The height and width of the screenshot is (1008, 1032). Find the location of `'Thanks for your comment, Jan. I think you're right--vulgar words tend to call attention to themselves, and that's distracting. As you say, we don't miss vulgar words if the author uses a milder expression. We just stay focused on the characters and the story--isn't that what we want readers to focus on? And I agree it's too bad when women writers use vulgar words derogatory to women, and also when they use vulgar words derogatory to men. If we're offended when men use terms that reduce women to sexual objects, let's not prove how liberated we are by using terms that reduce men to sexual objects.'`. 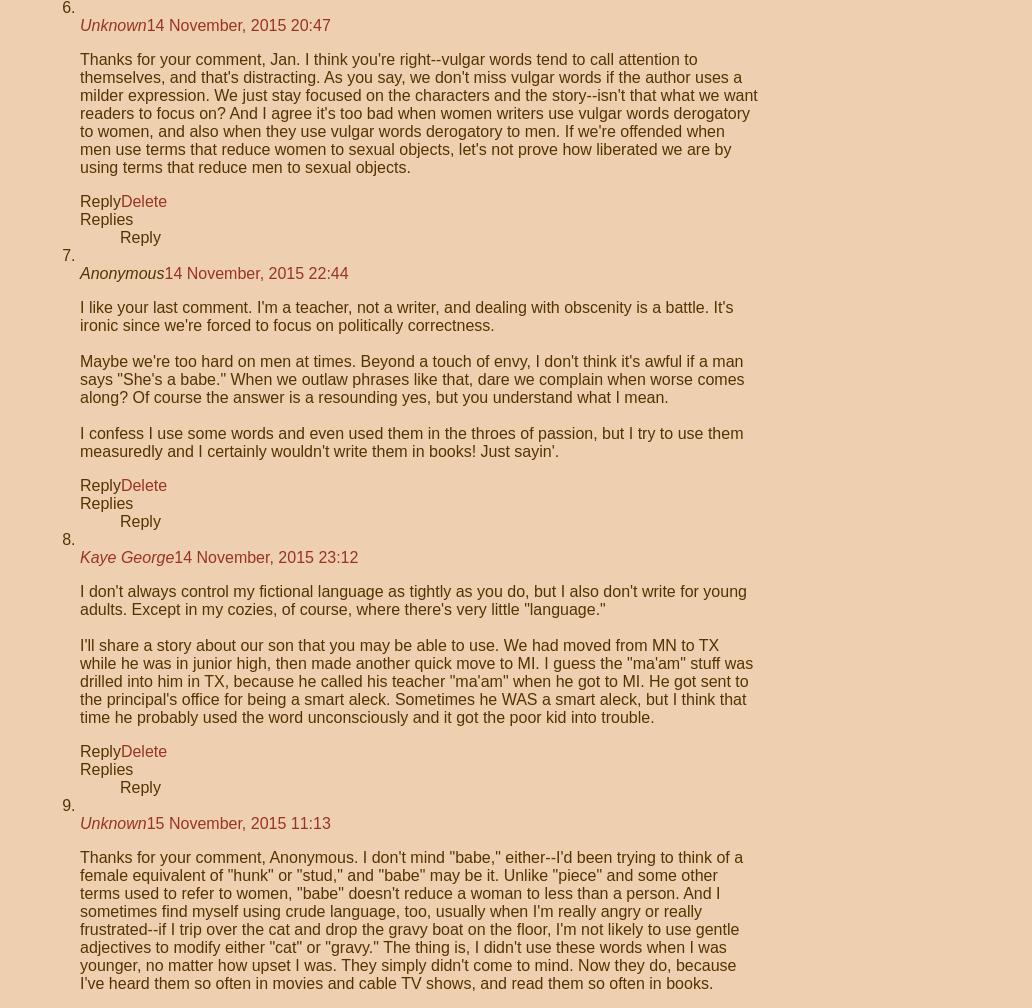

'Thanks for your comment, Jan. I think you're right--vulgar words tend to call attention to themselves, and that's distracting. As you say, we don't miss vulgar words if the author uses a milder expression. We just stay focused on the characters and the story--isn't that what we want readers to focus on? And I agree it's too bad when women writers use vulgar words derogatory to women, and also when they use vulgar words derogatory to men. If we're offended when men use terms that reduce women to sexual objects, let's not prove how liberated we are by using terms that reduce men to sexual objects.' is located at coordinates (417, 113).